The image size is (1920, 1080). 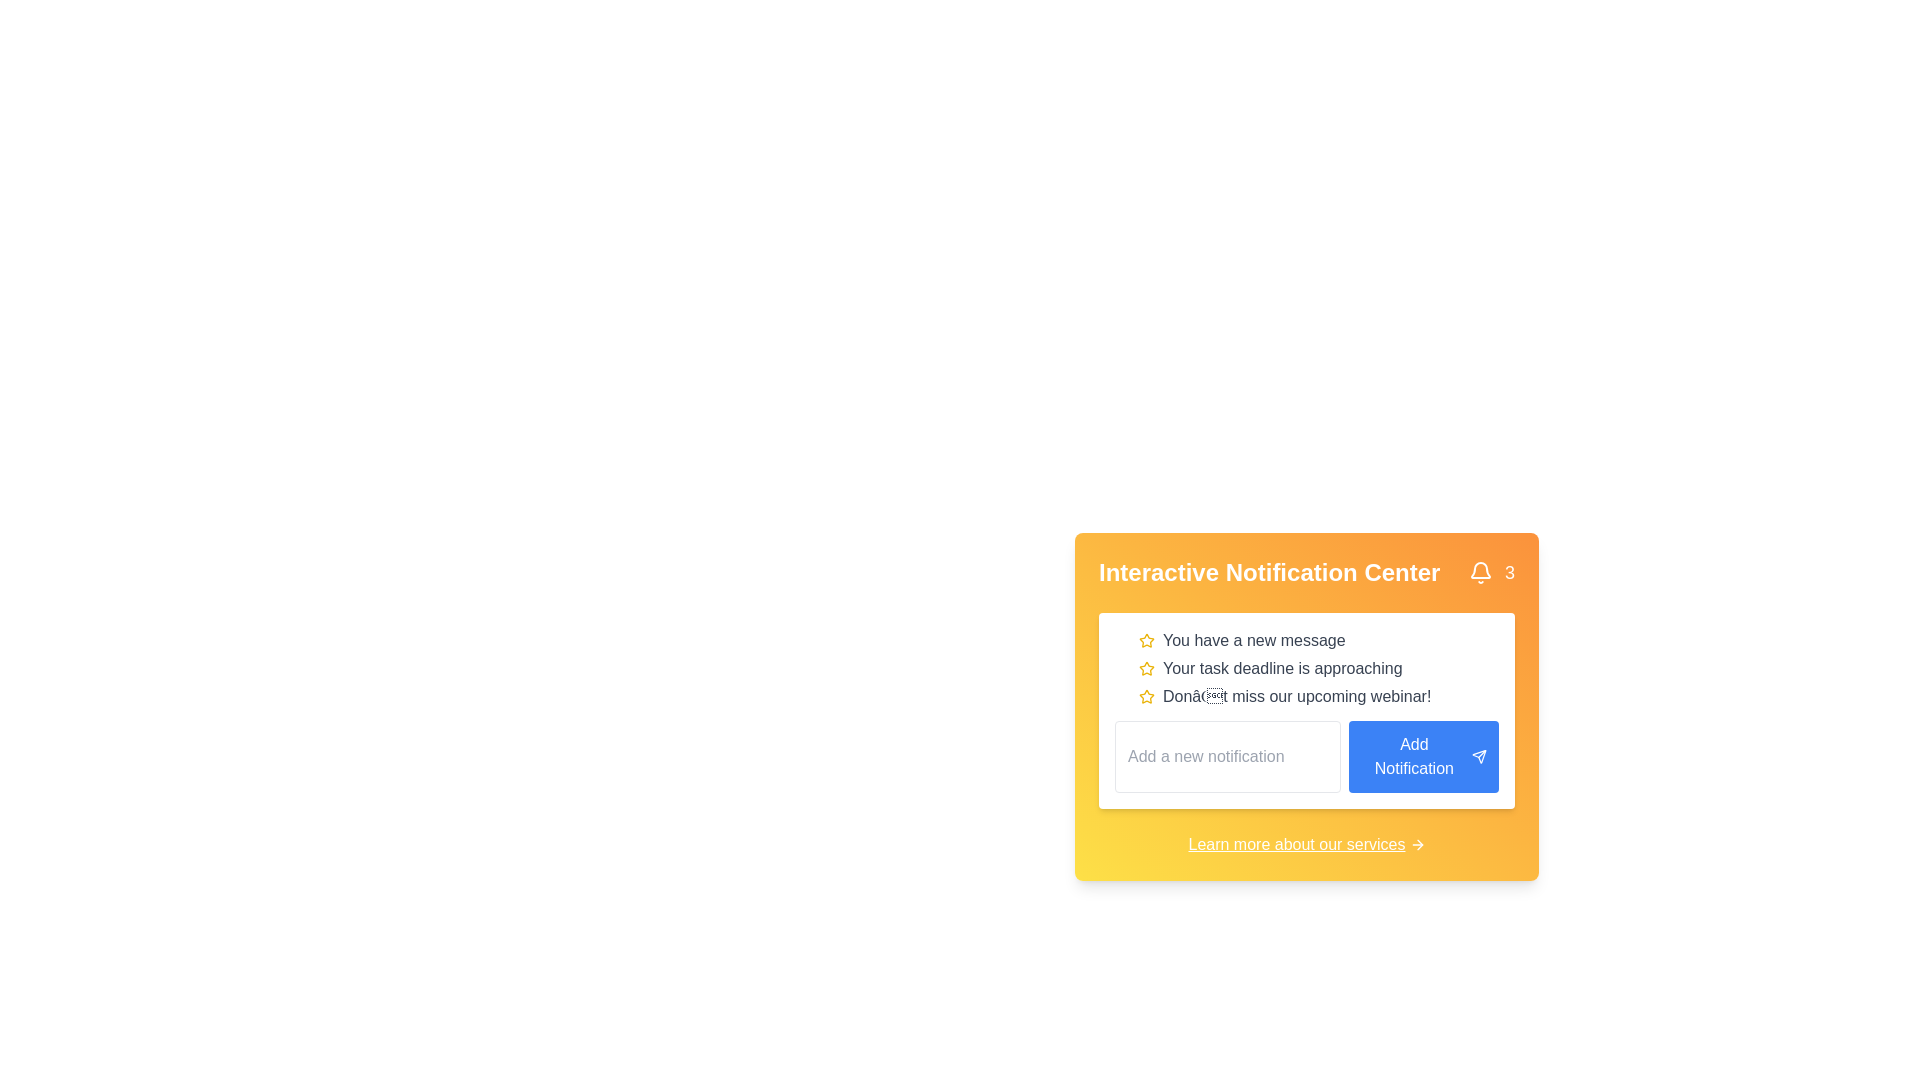 I want to click on notification message from the second Label with icon in the notification panel, which conveys information about an upcoming task deadline, so click(x=1319, y=668).